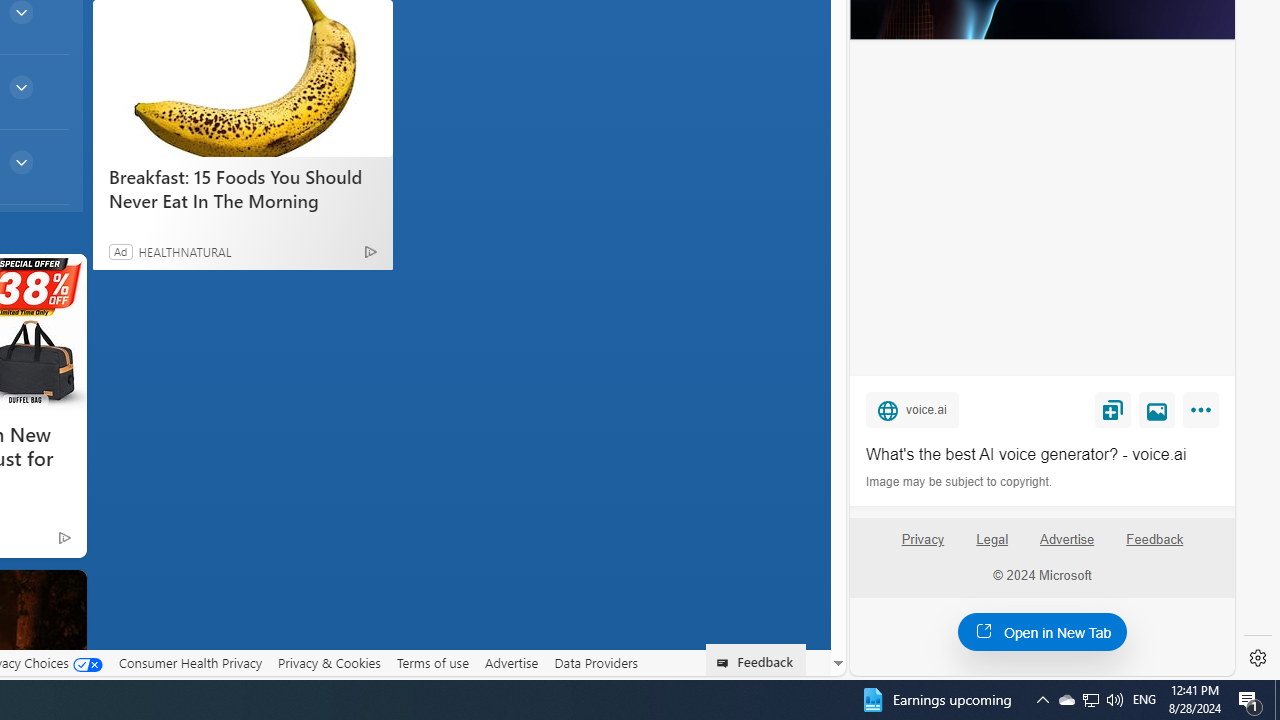 The image size is (1280, 720). Describe the element at coordinates (911, 408) in the screenshot. I see `'voice.ai'` at that location.